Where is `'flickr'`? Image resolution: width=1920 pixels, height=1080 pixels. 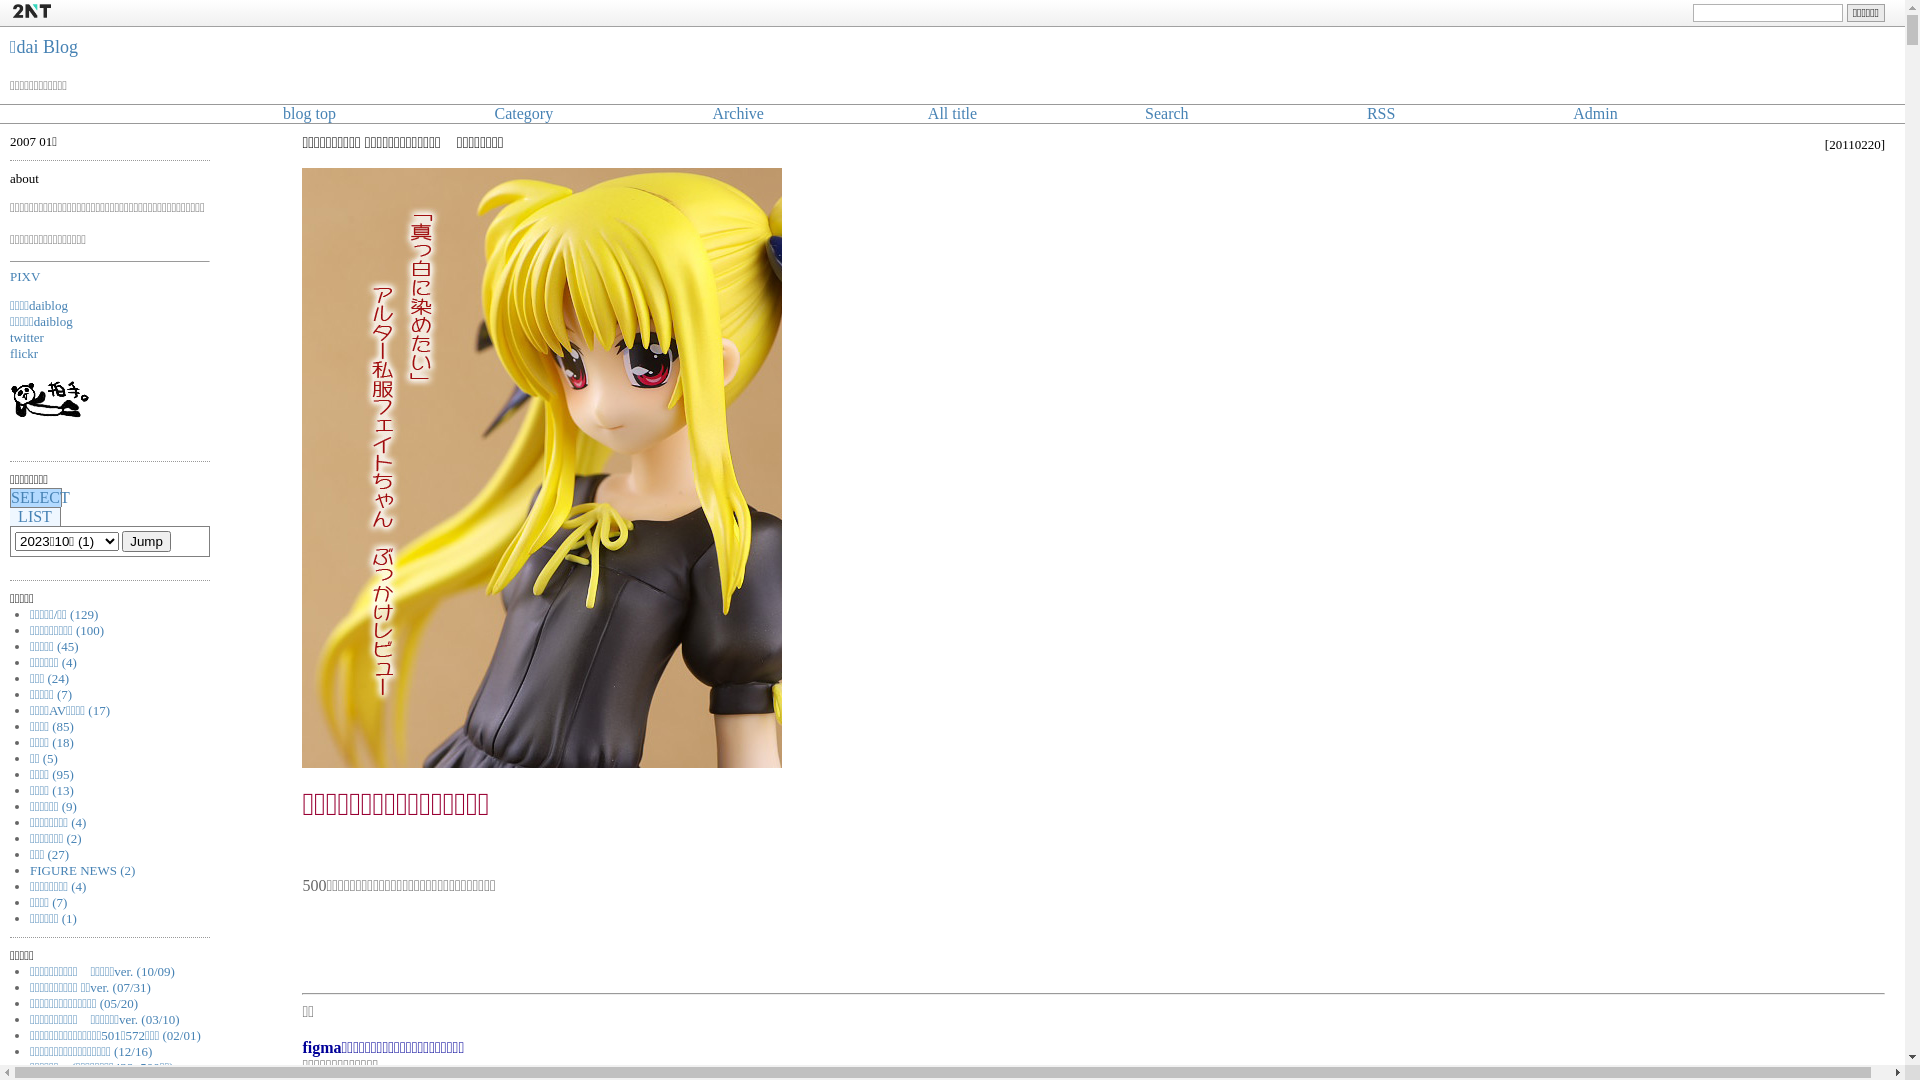
'flickr' is located at coordinates (24, 352).